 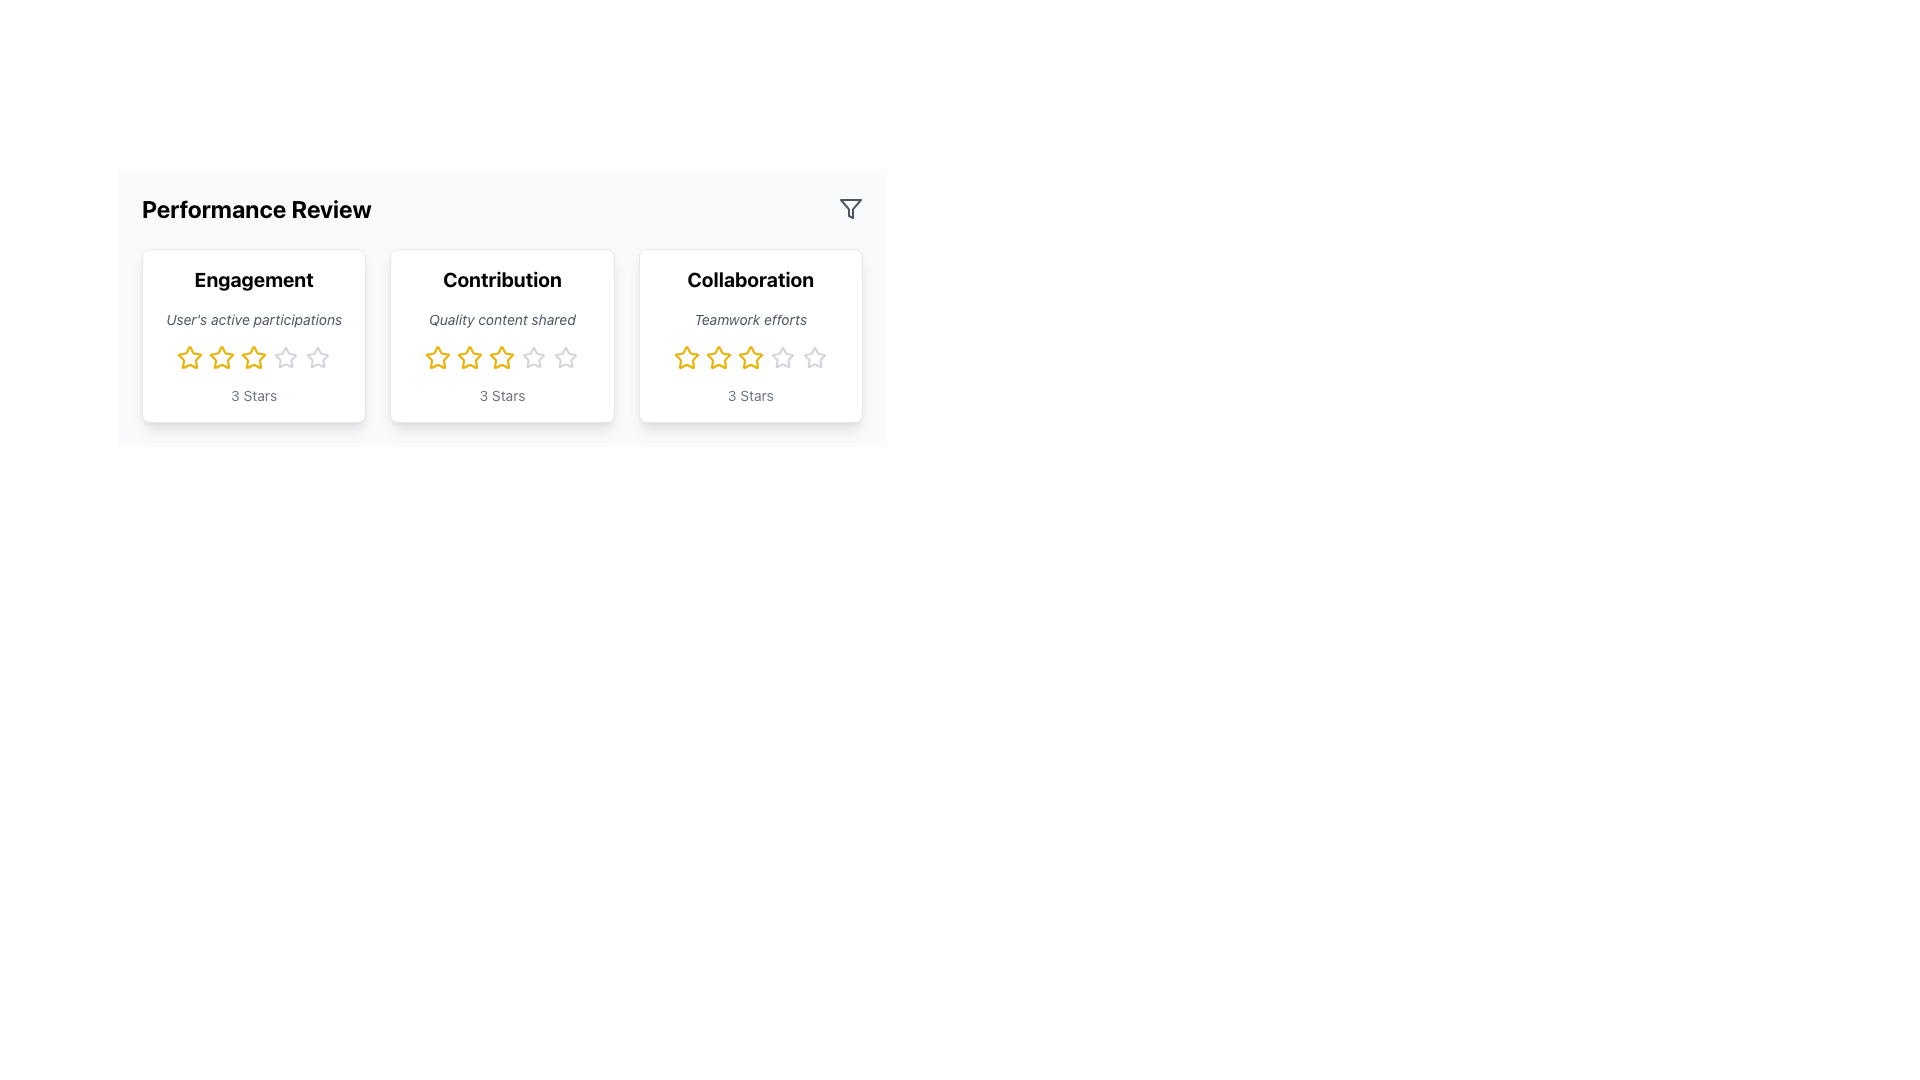 I want to click on the second interactive star icon in the Collaboration review card, so click(x=686, y=356).